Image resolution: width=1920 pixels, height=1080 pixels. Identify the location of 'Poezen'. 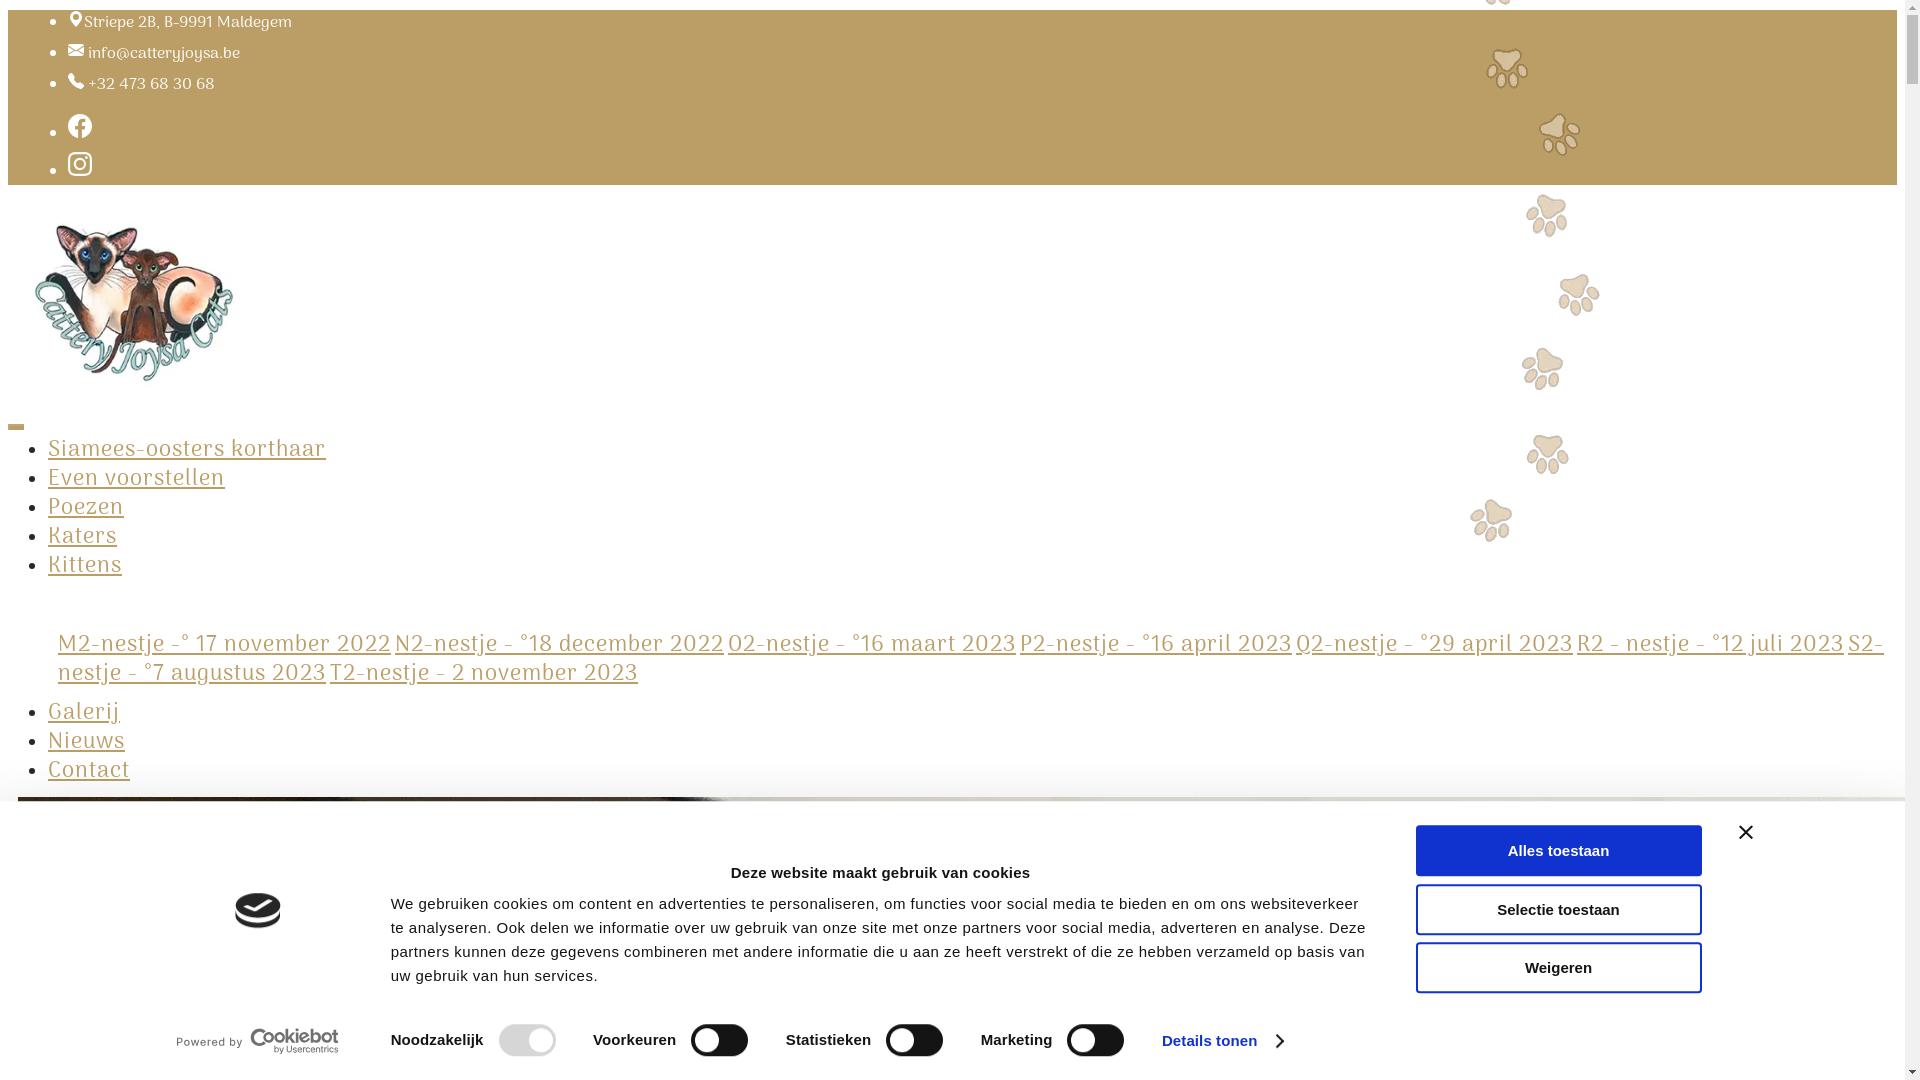
(85, 507).